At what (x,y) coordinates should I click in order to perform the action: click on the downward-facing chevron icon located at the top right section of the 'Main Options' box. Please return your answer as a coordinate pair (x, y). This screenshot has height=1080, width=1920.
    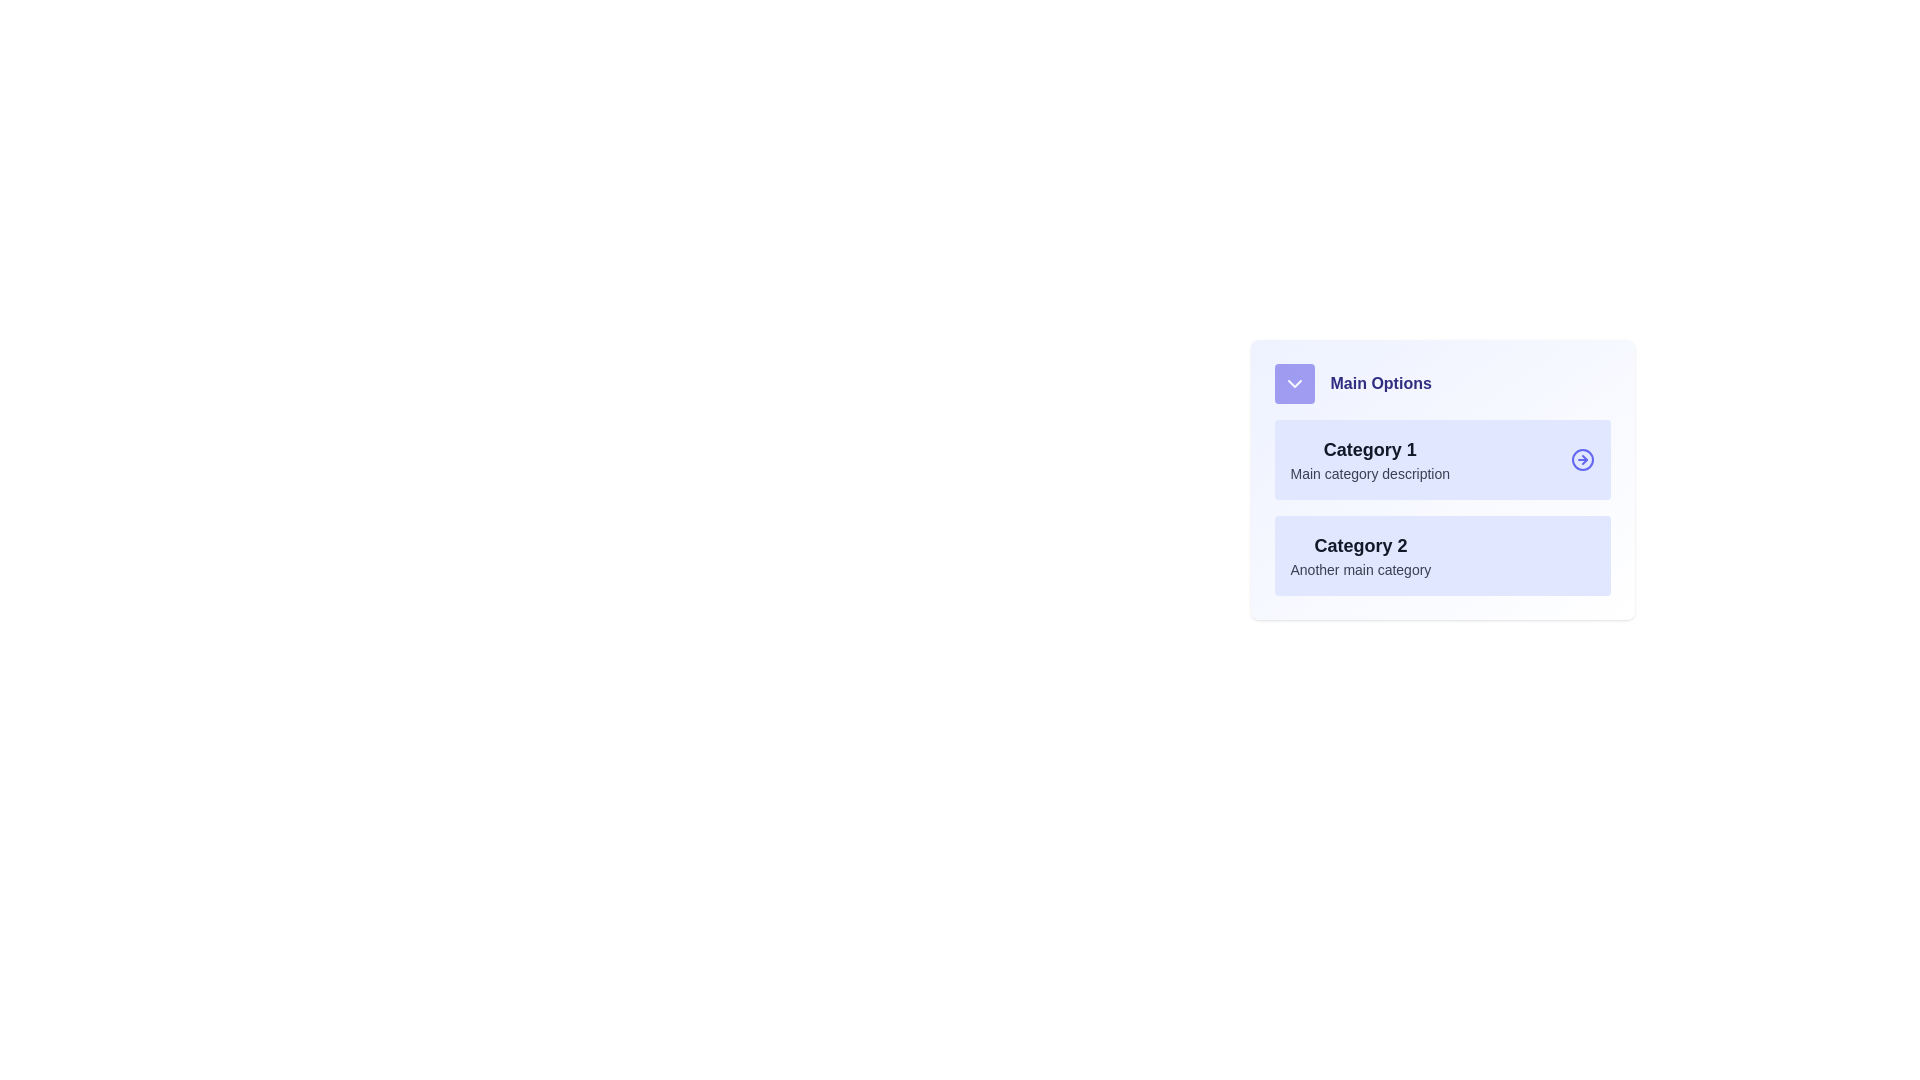
    Looking at the image, I should click on (1294, 384).